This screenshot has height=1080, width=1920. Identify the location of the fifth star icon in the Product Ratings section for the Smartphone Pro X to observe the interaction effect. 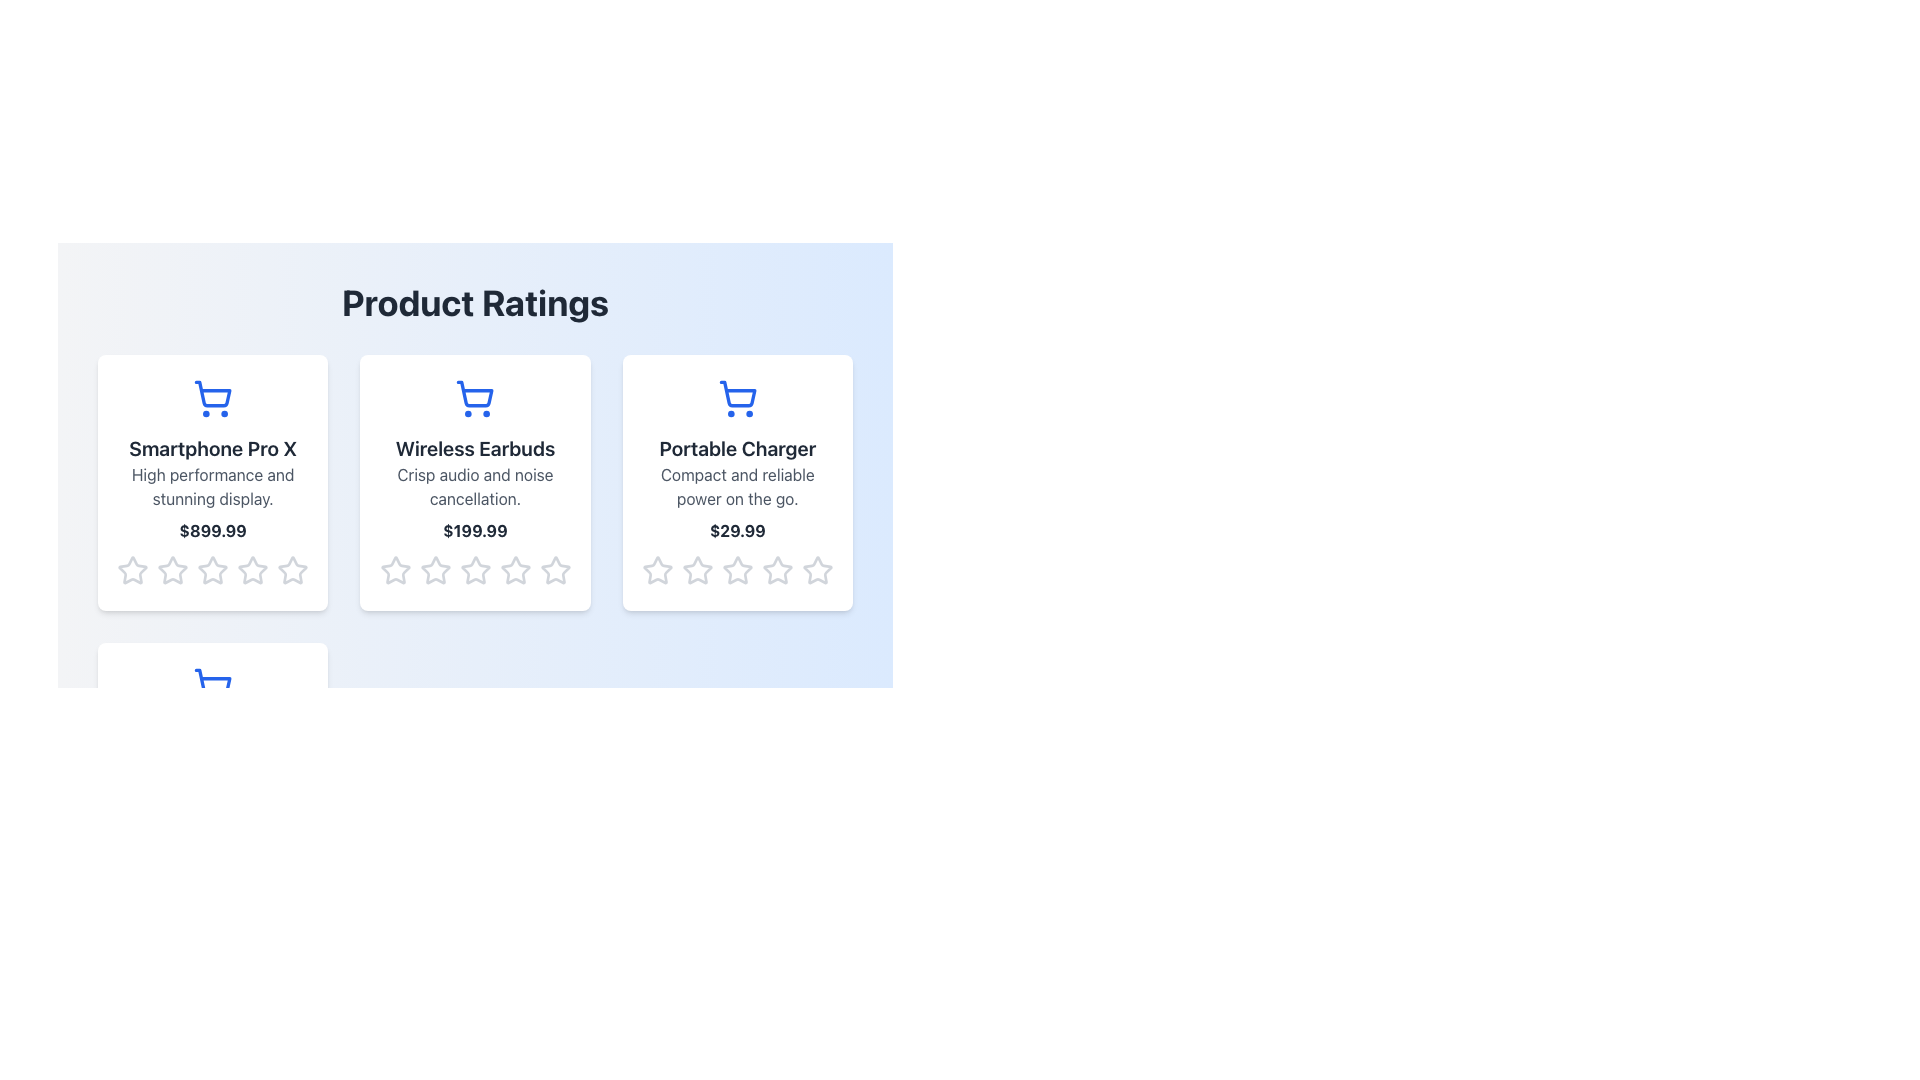
(292, 570).